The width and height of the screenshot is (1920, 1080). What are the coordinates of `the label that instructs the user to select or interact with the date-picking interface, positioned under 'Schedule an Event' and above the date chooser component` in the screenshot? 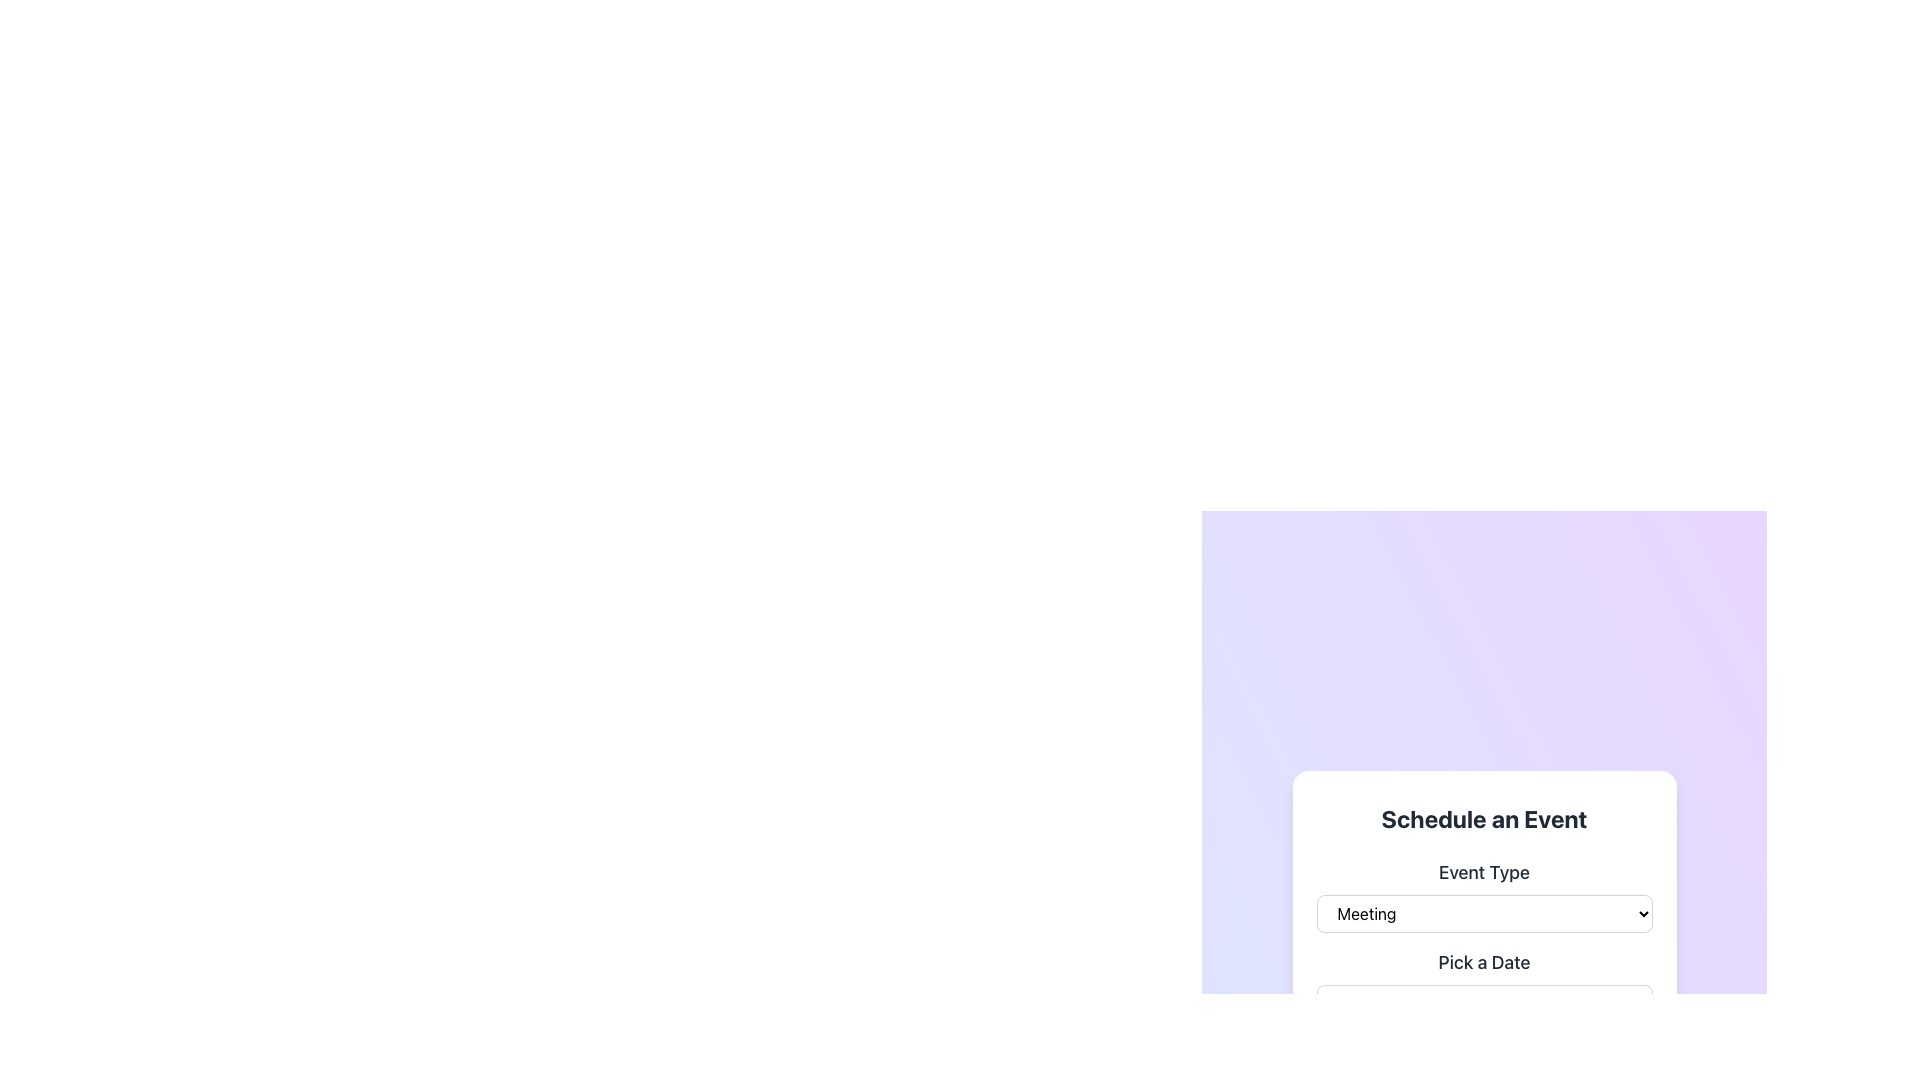 It's located at (1484, 962).